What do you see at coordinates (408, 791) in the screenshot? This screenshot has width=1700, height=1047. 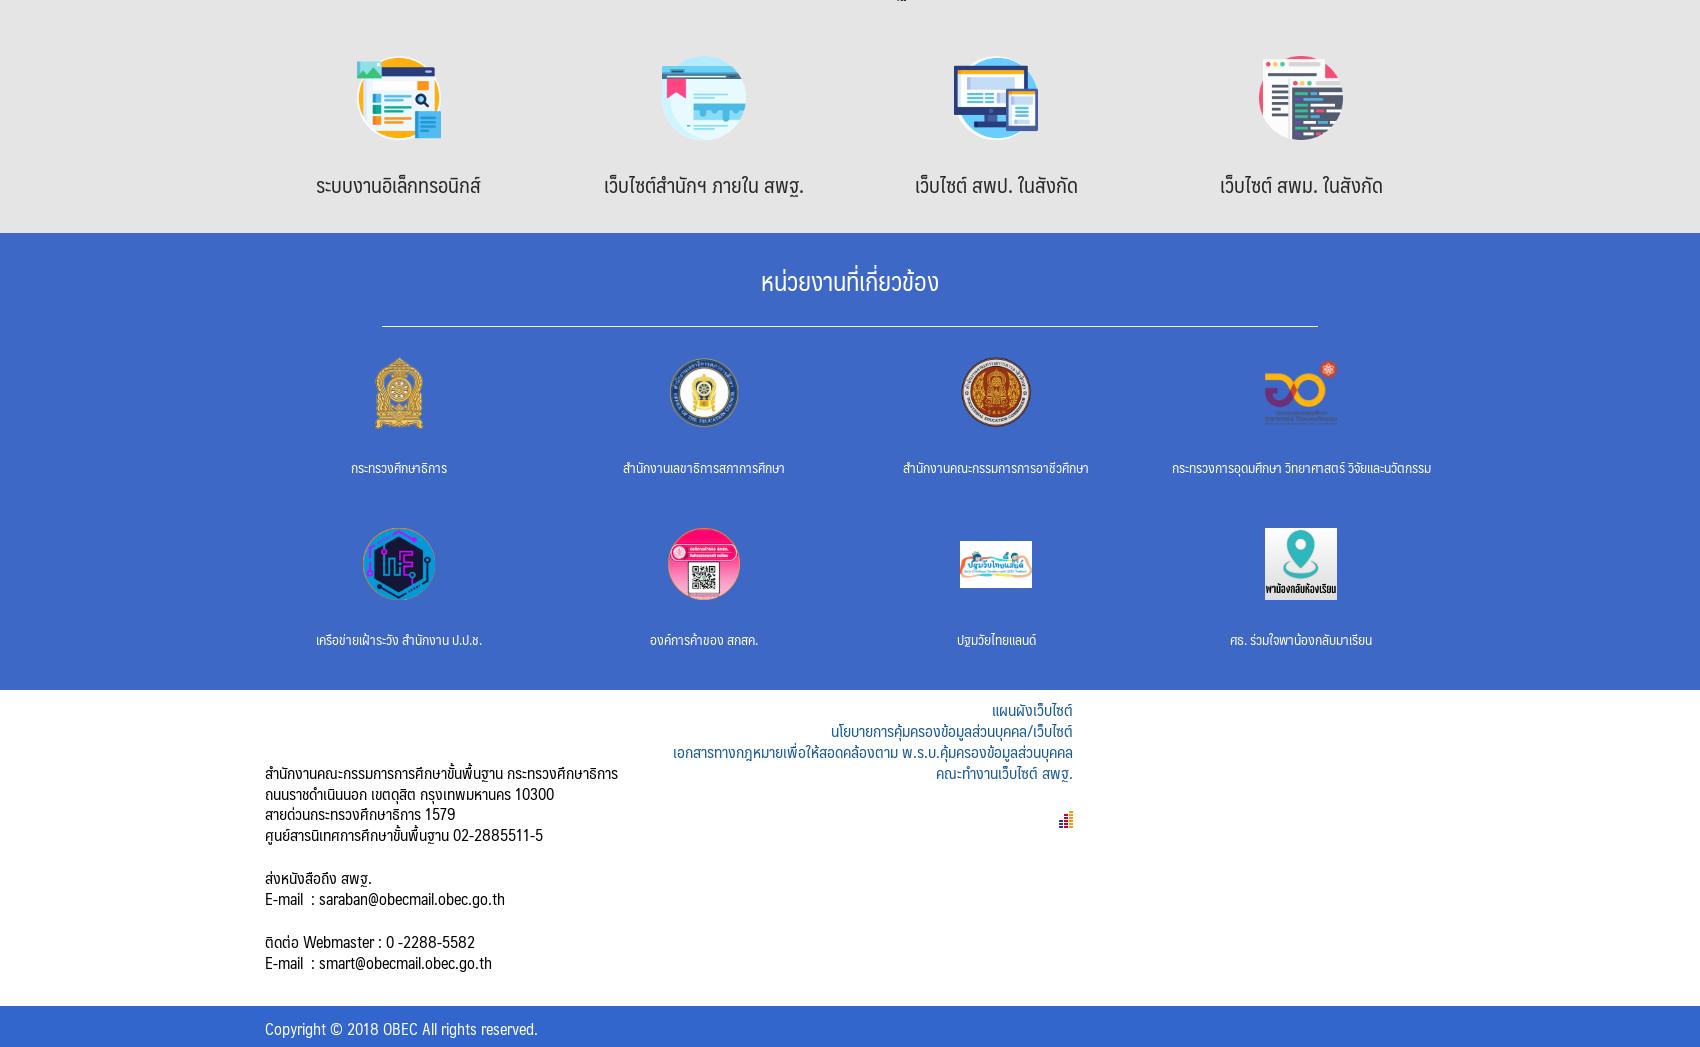 I see `'ถนนราชดำเนินนอก เขตดุสิต กรุงเทพมหานคร 10300'` at bounding box center [408, 791].